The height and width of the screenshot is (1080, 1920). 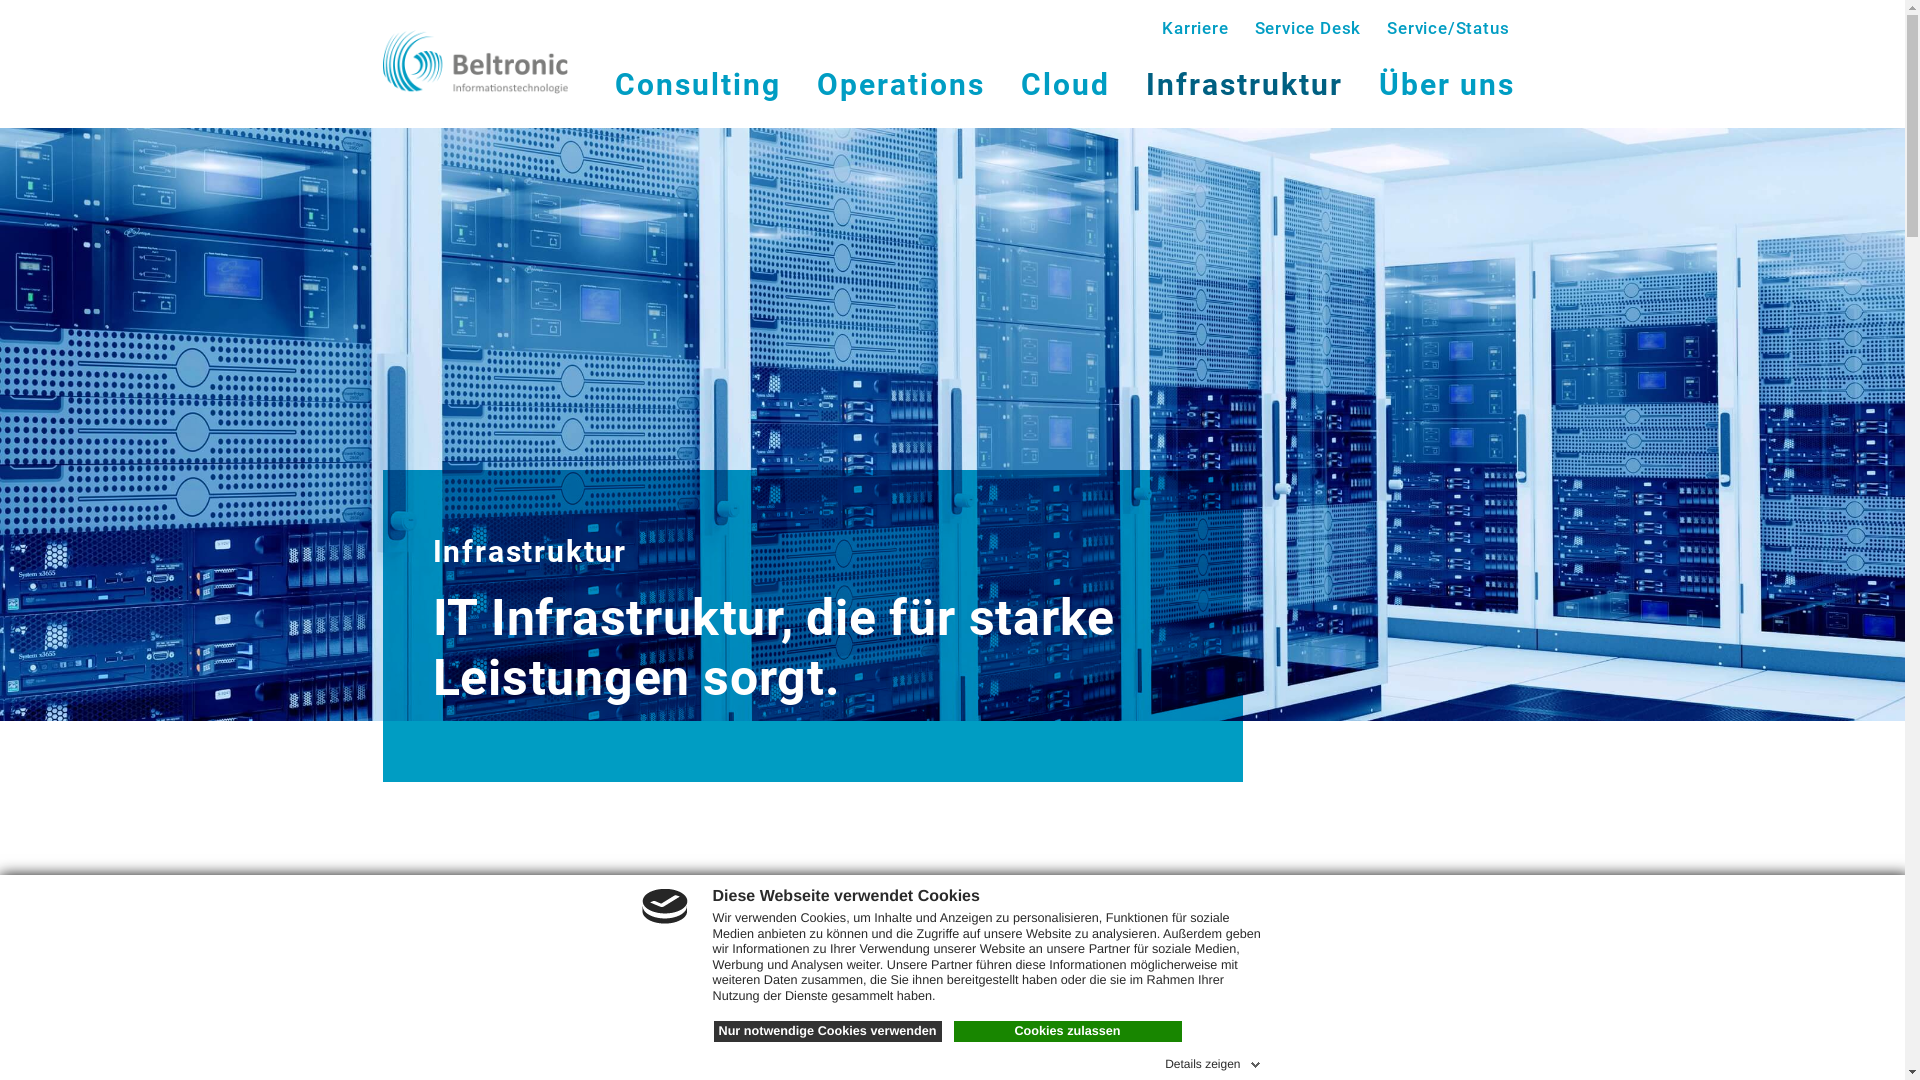 What do you see at coordinates (1243, 83) in the screenshot?
I see `'Infrastruktur'` at bounding box center [1243, 83].